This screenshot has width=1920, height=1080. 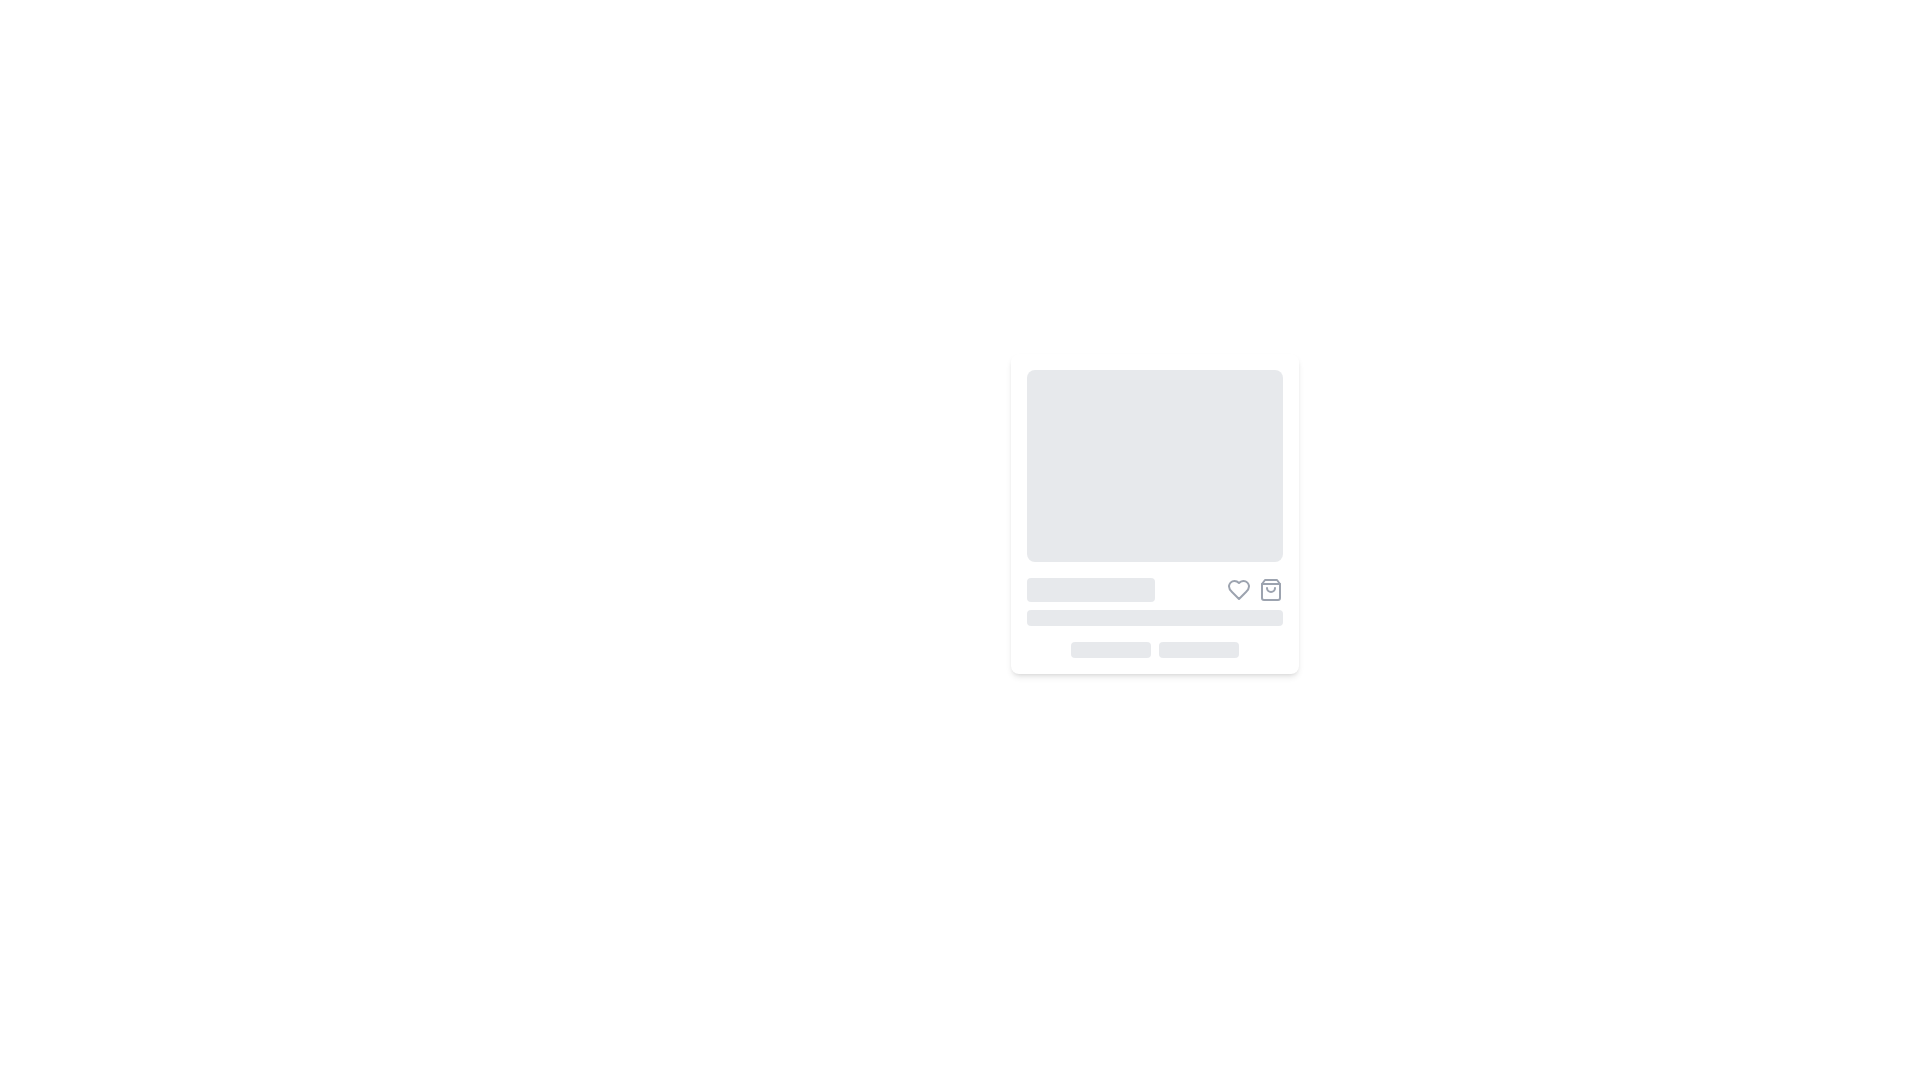 I want to click on the heart-shaped icon, which is gray and located in the bottom-right corner of a card layout, so click(x=1237, y=589).